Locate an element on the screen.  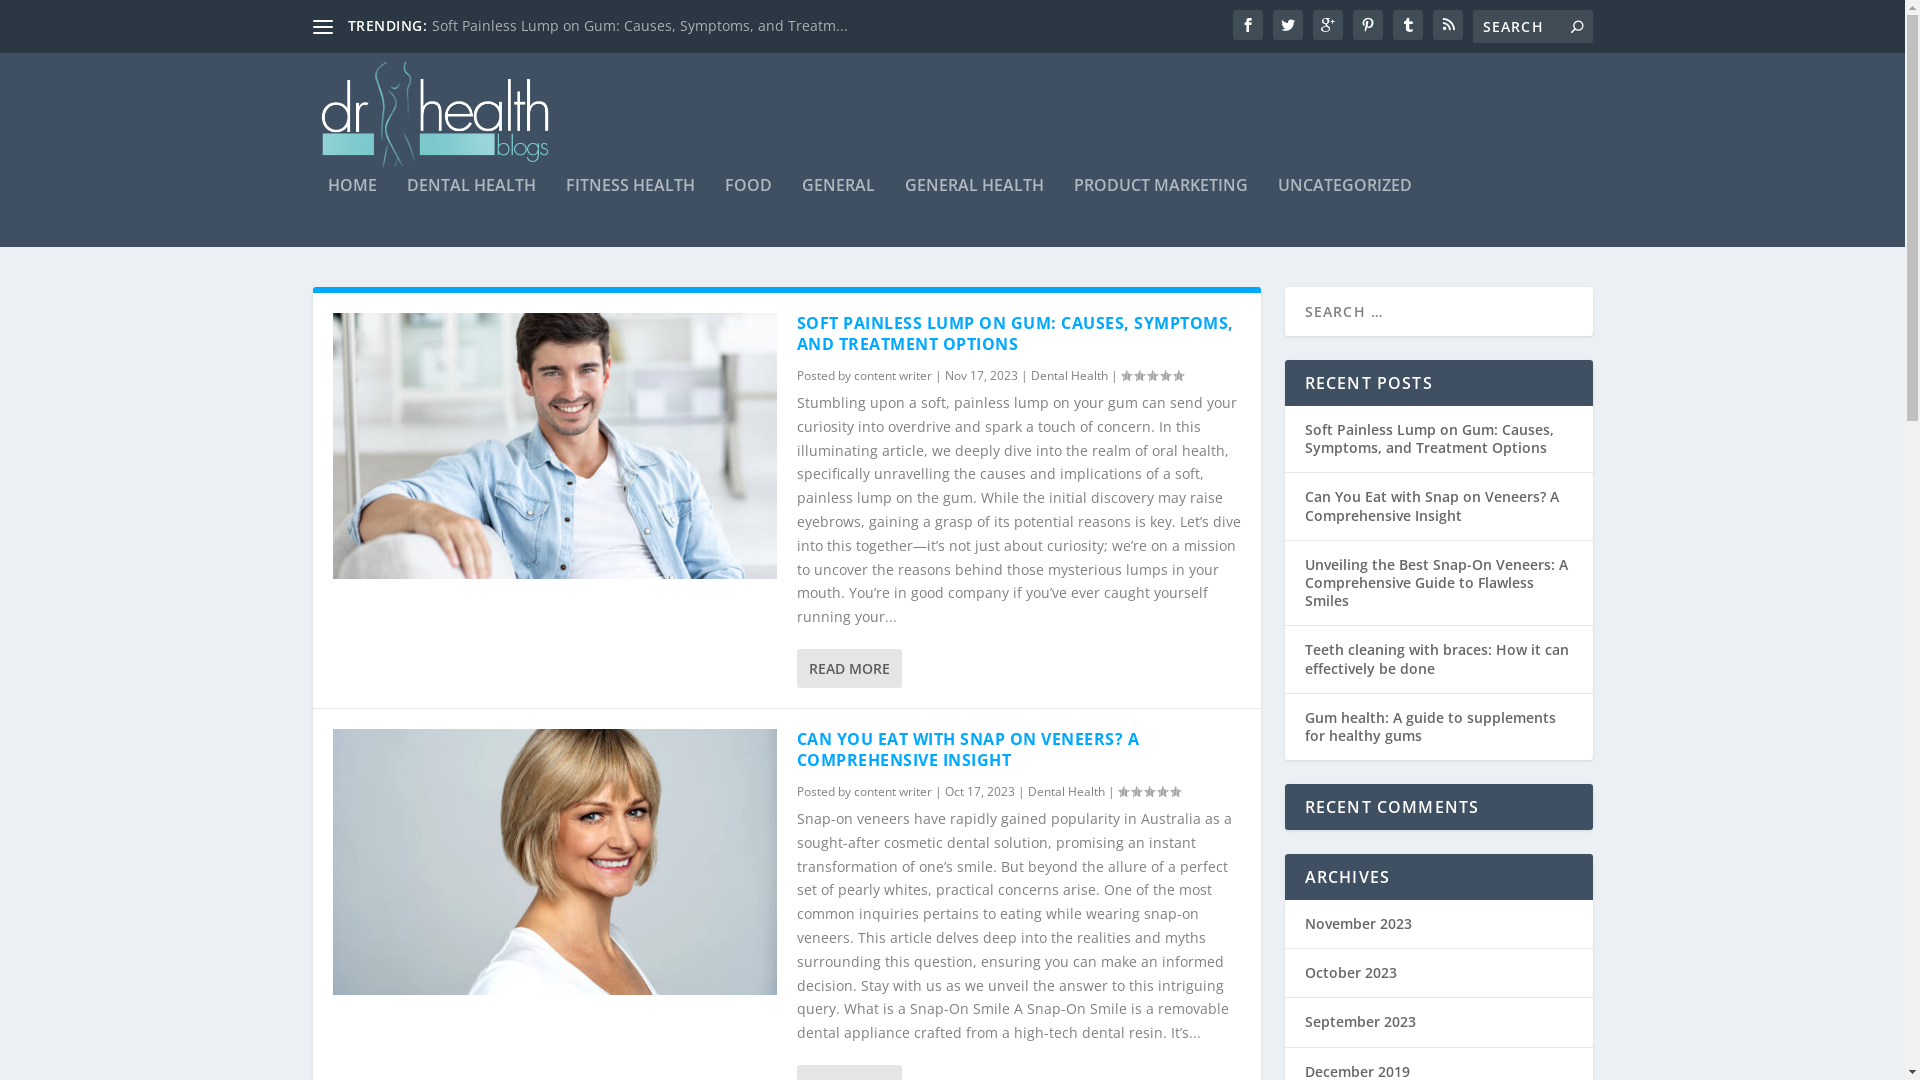
'HOME' is located at coordinates (352, 212).